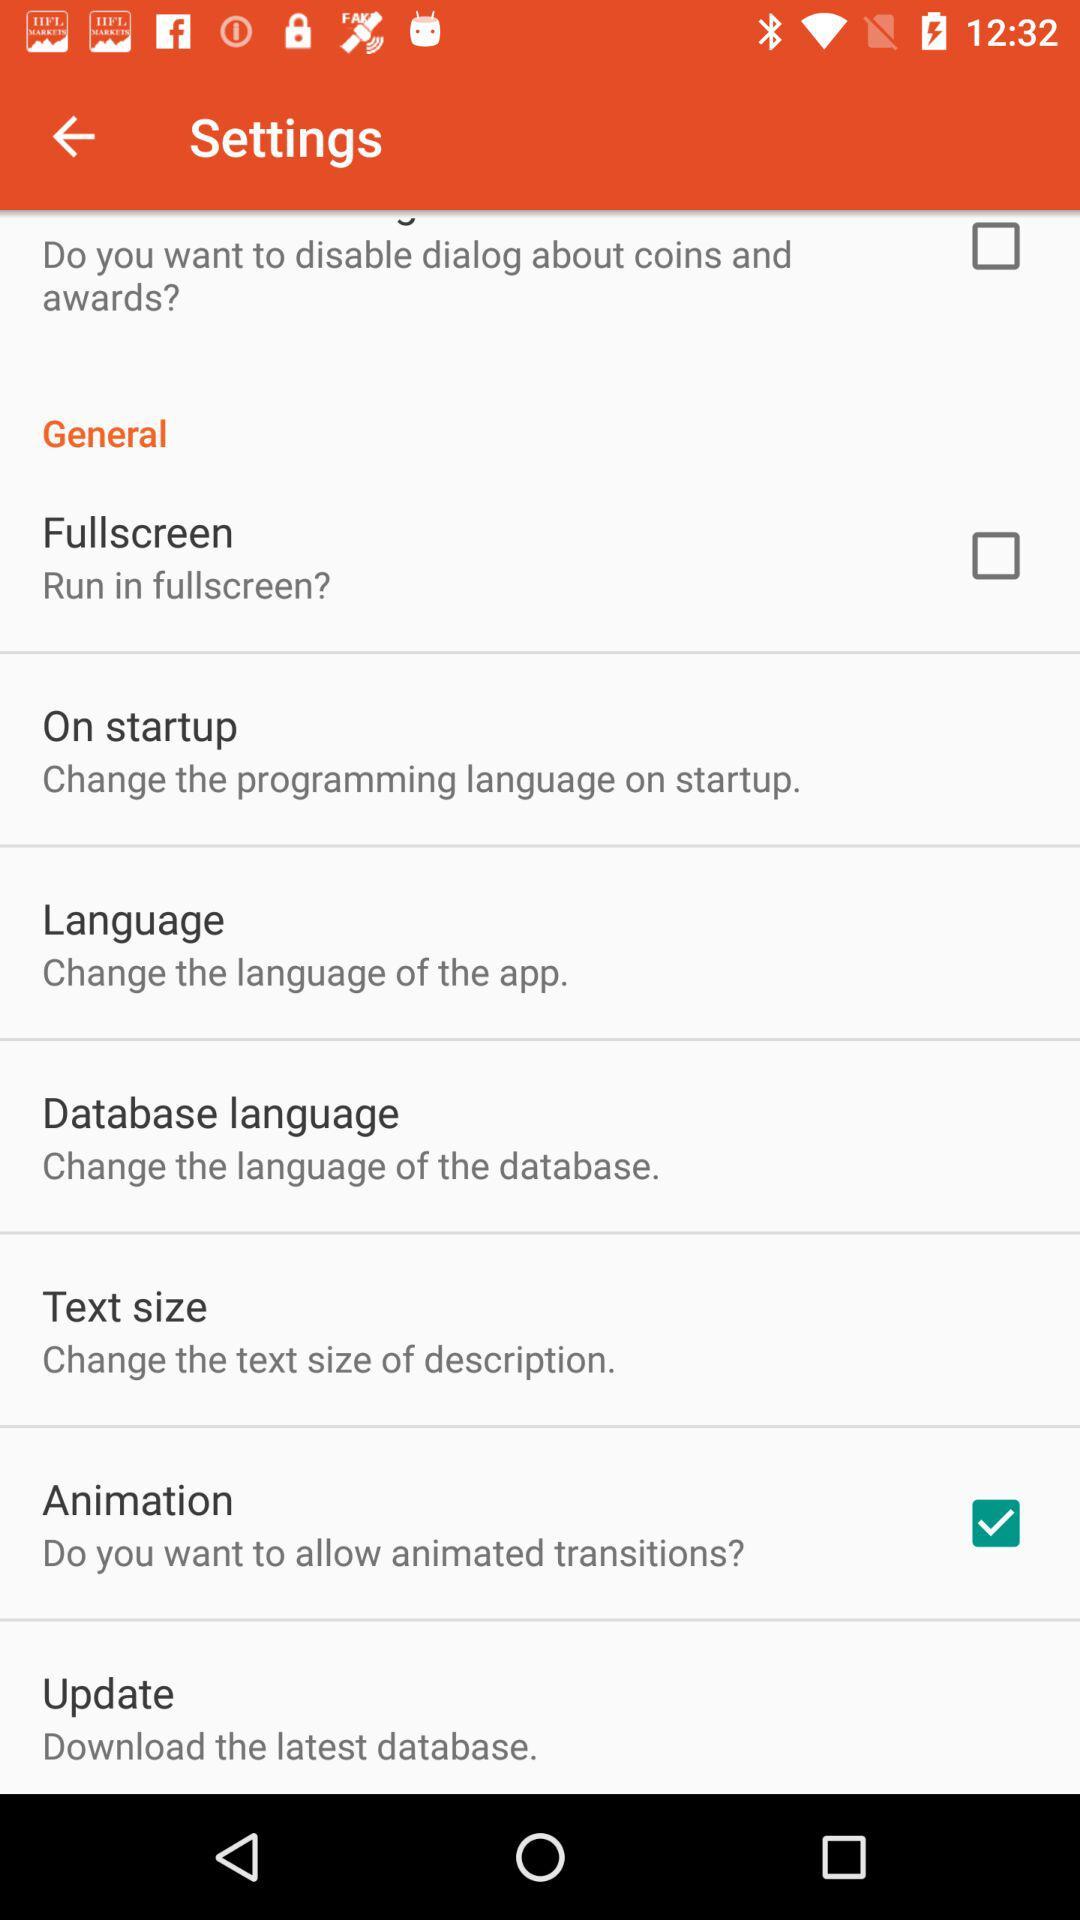 The image size is (1080, 1920). I want to click on item to the left of settings icon, so click(72, 135).